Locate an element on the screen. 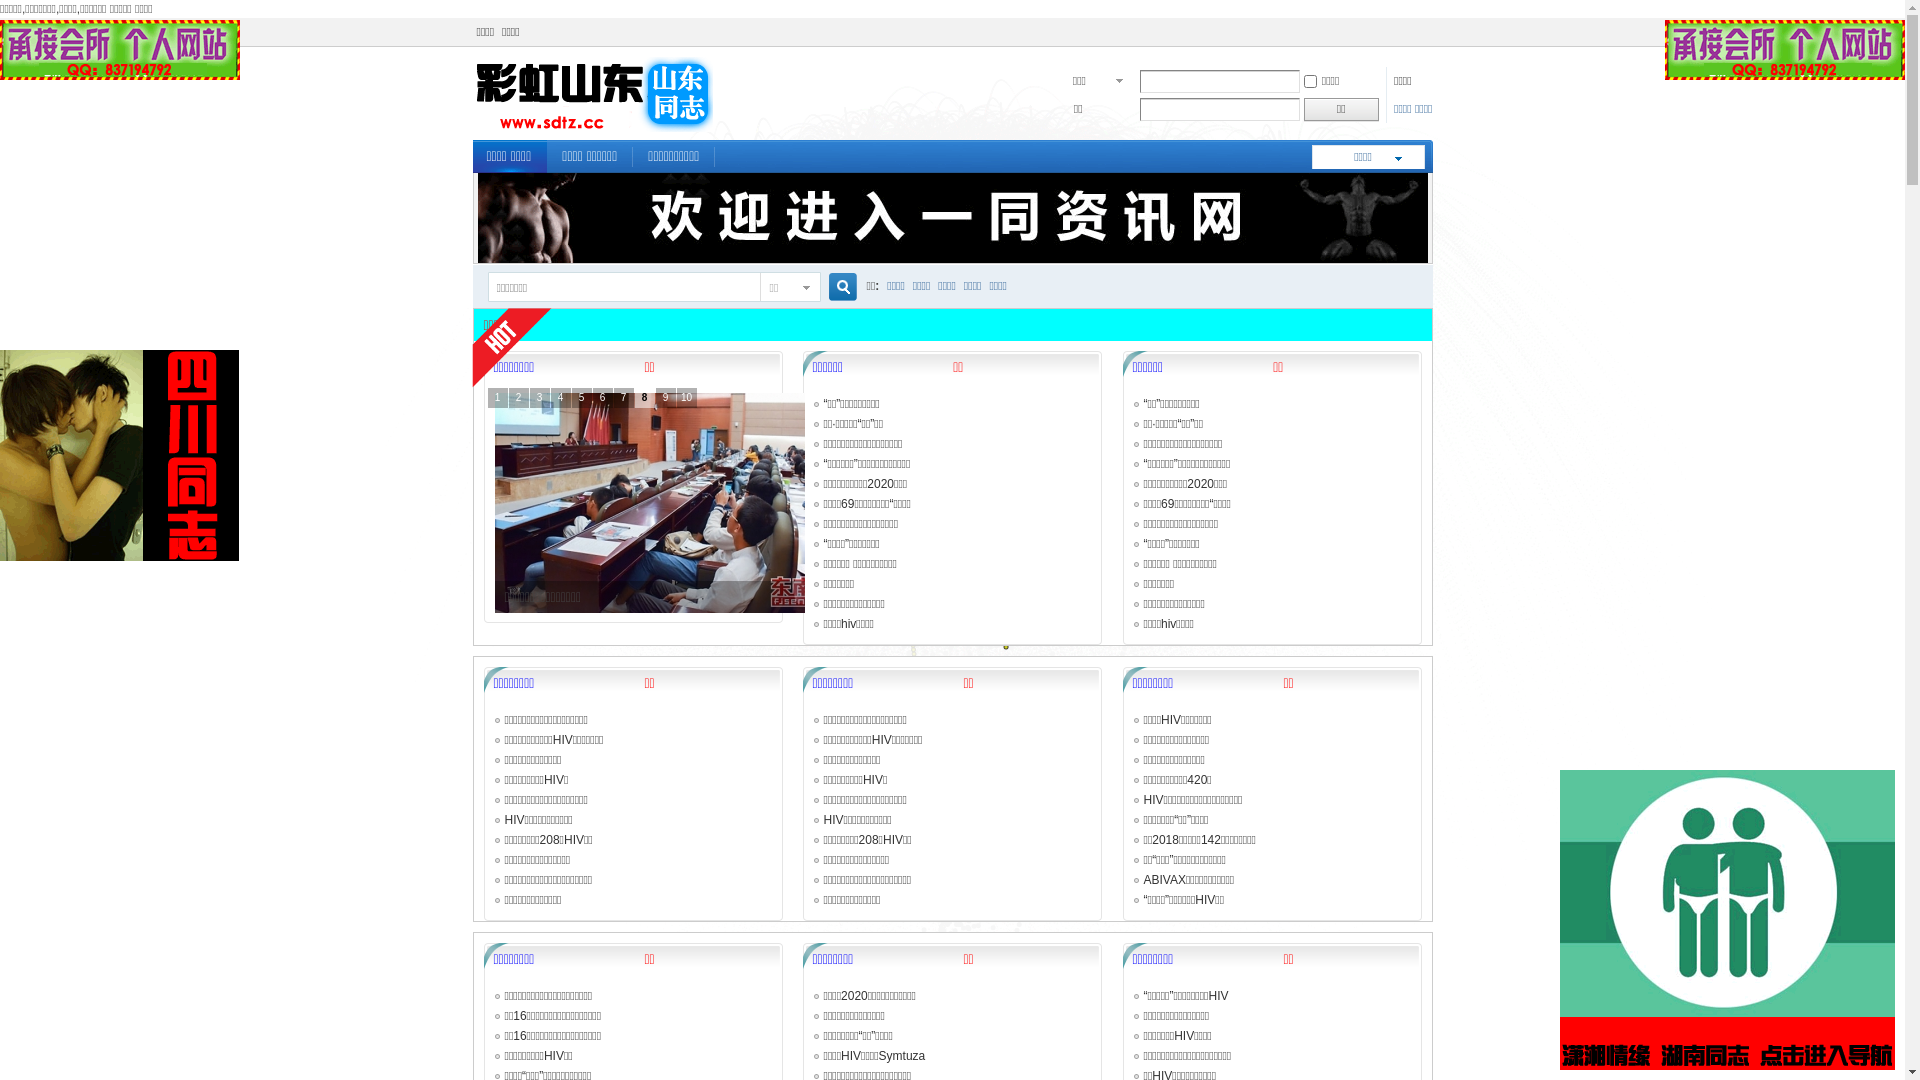  'true' is located at coordinates (834, 287).